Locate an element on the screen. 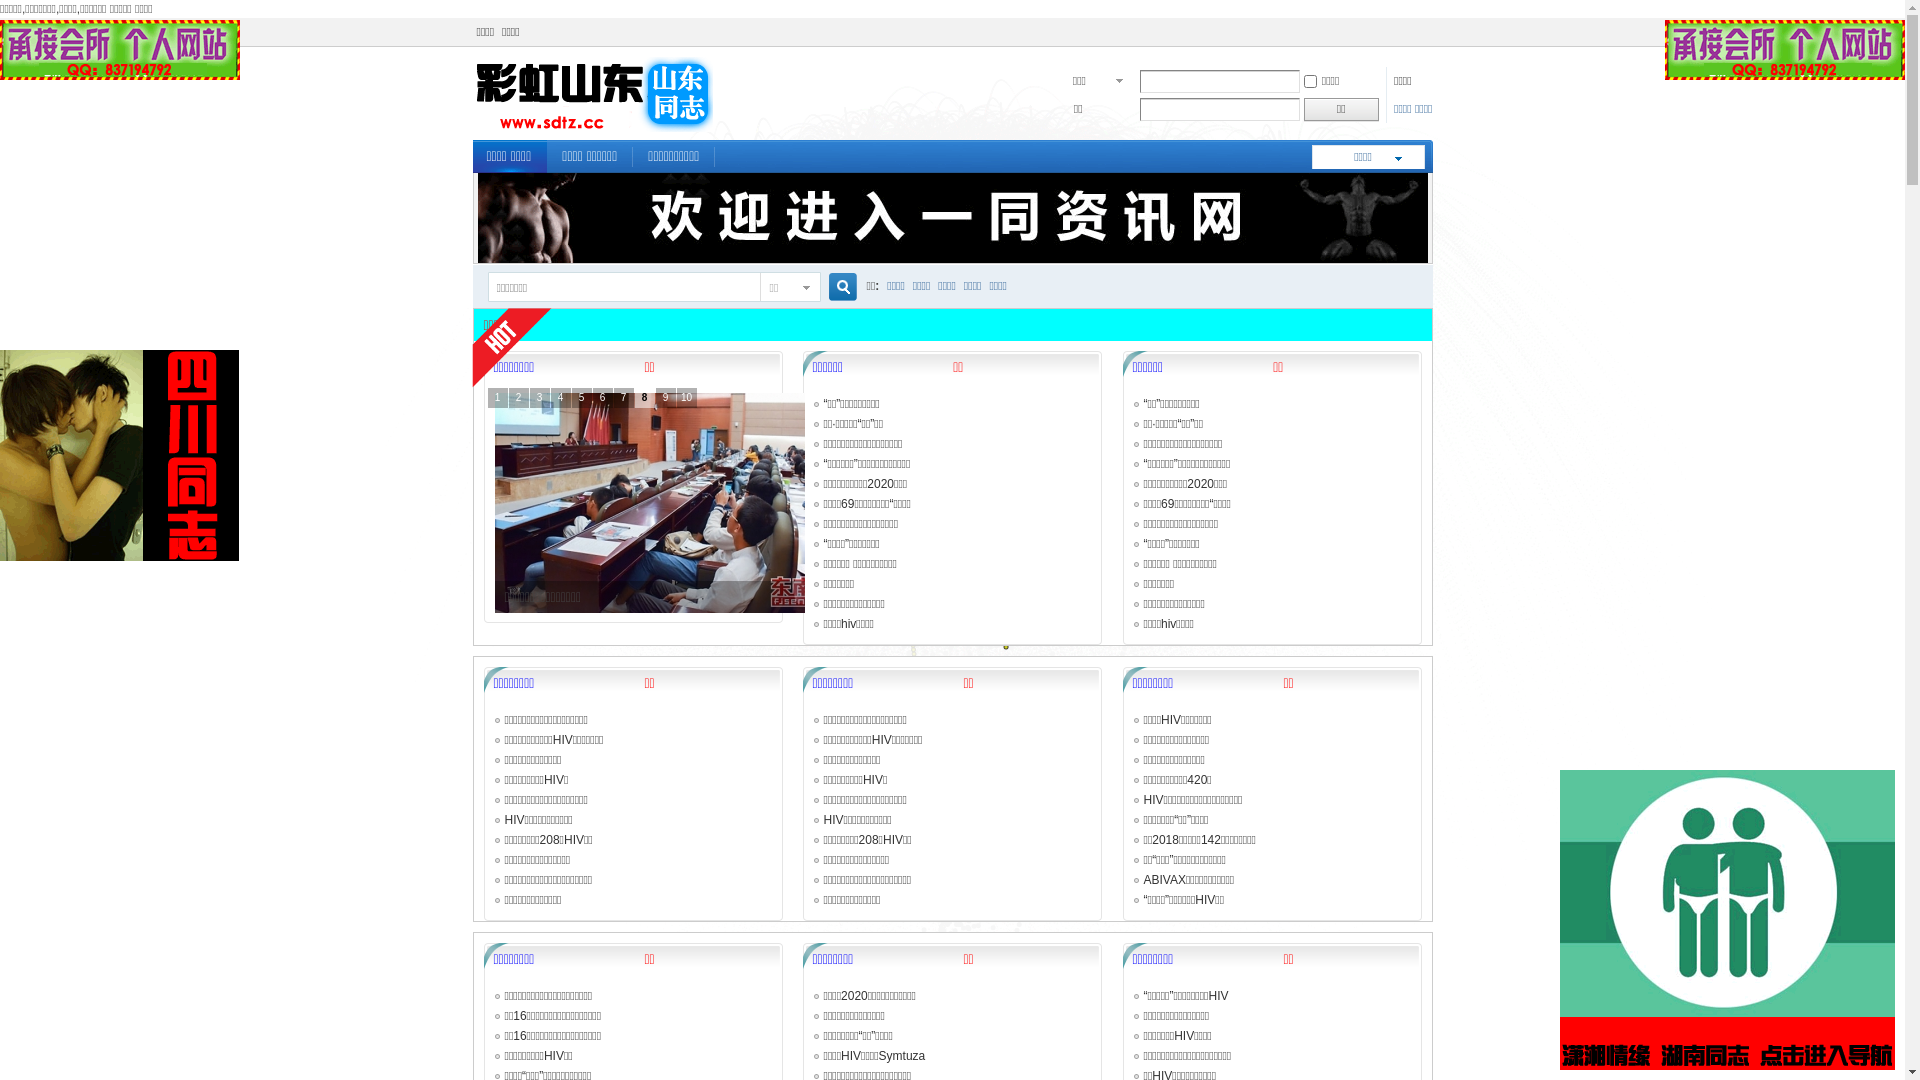  'true' is located at coordinates (834, 287).